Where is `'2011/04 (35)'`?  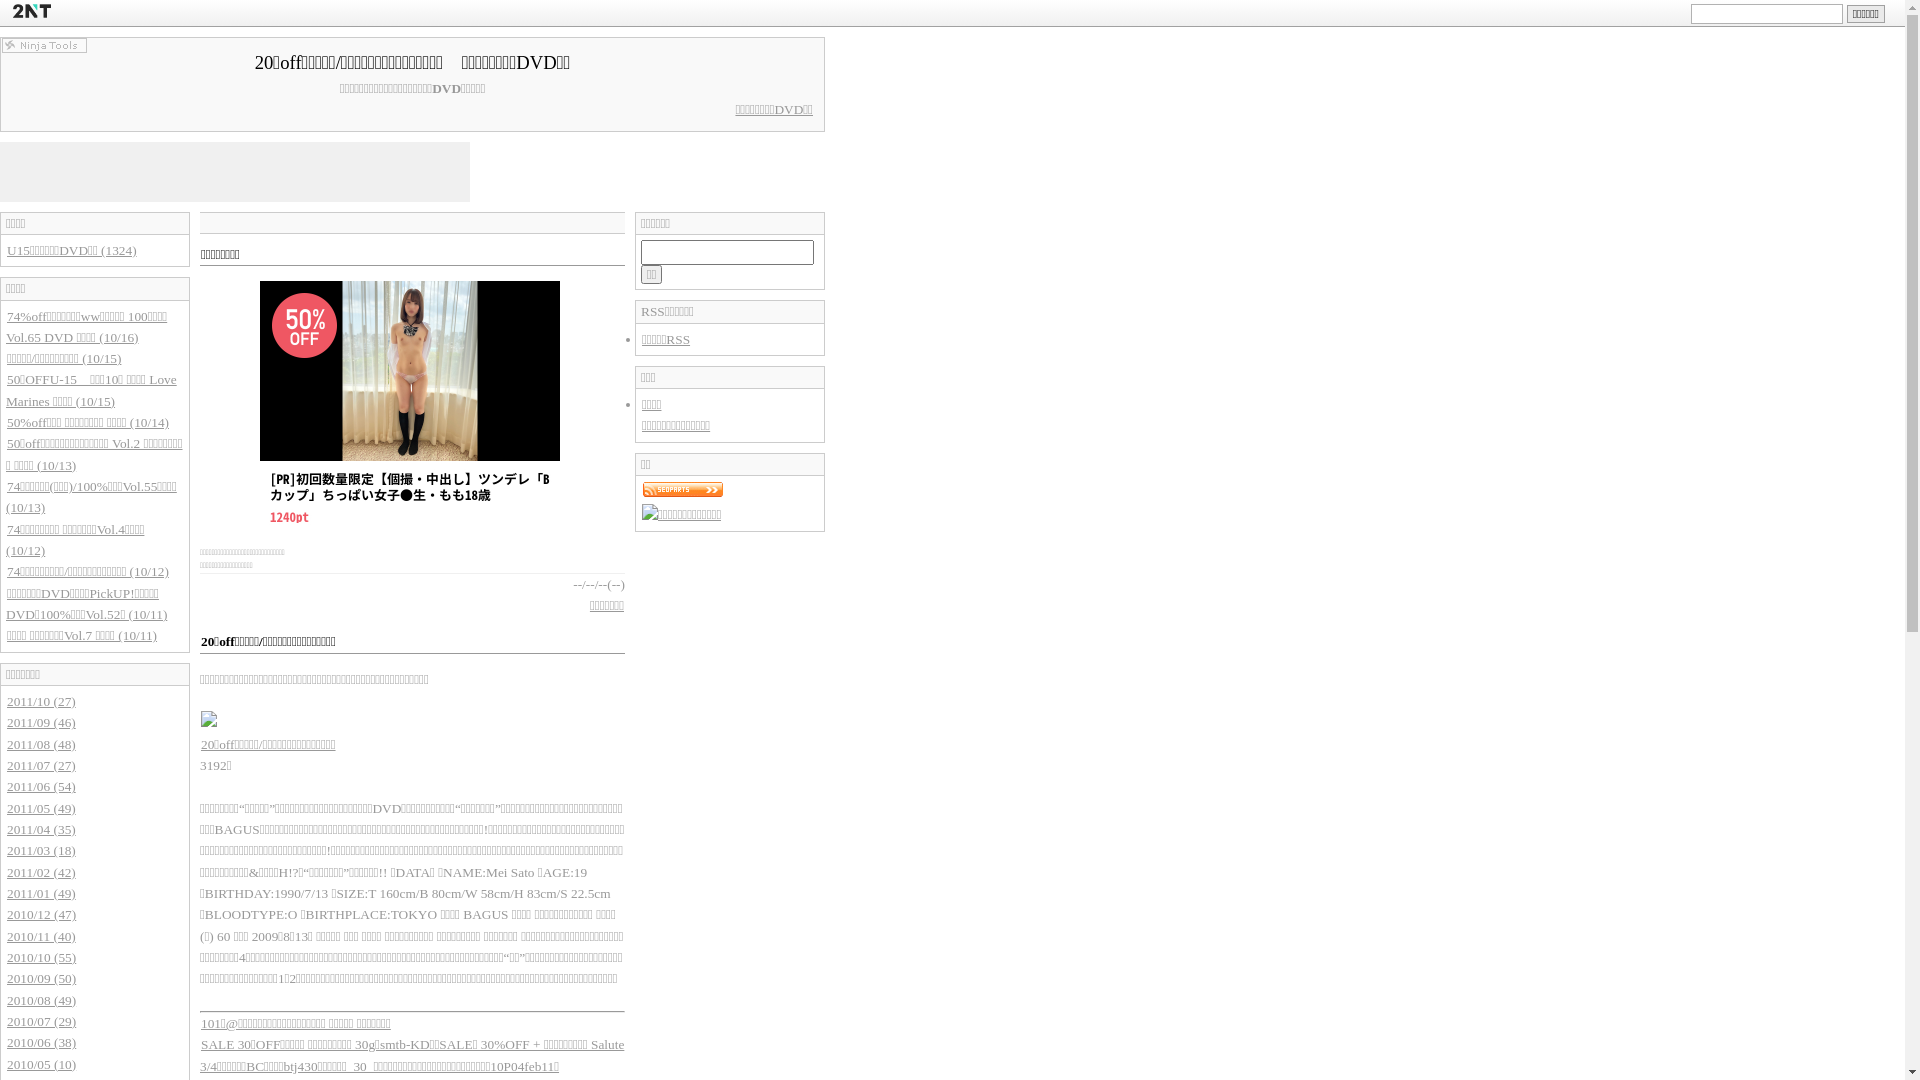
'2011/04 (35)' is located at coordinates (5, 829).